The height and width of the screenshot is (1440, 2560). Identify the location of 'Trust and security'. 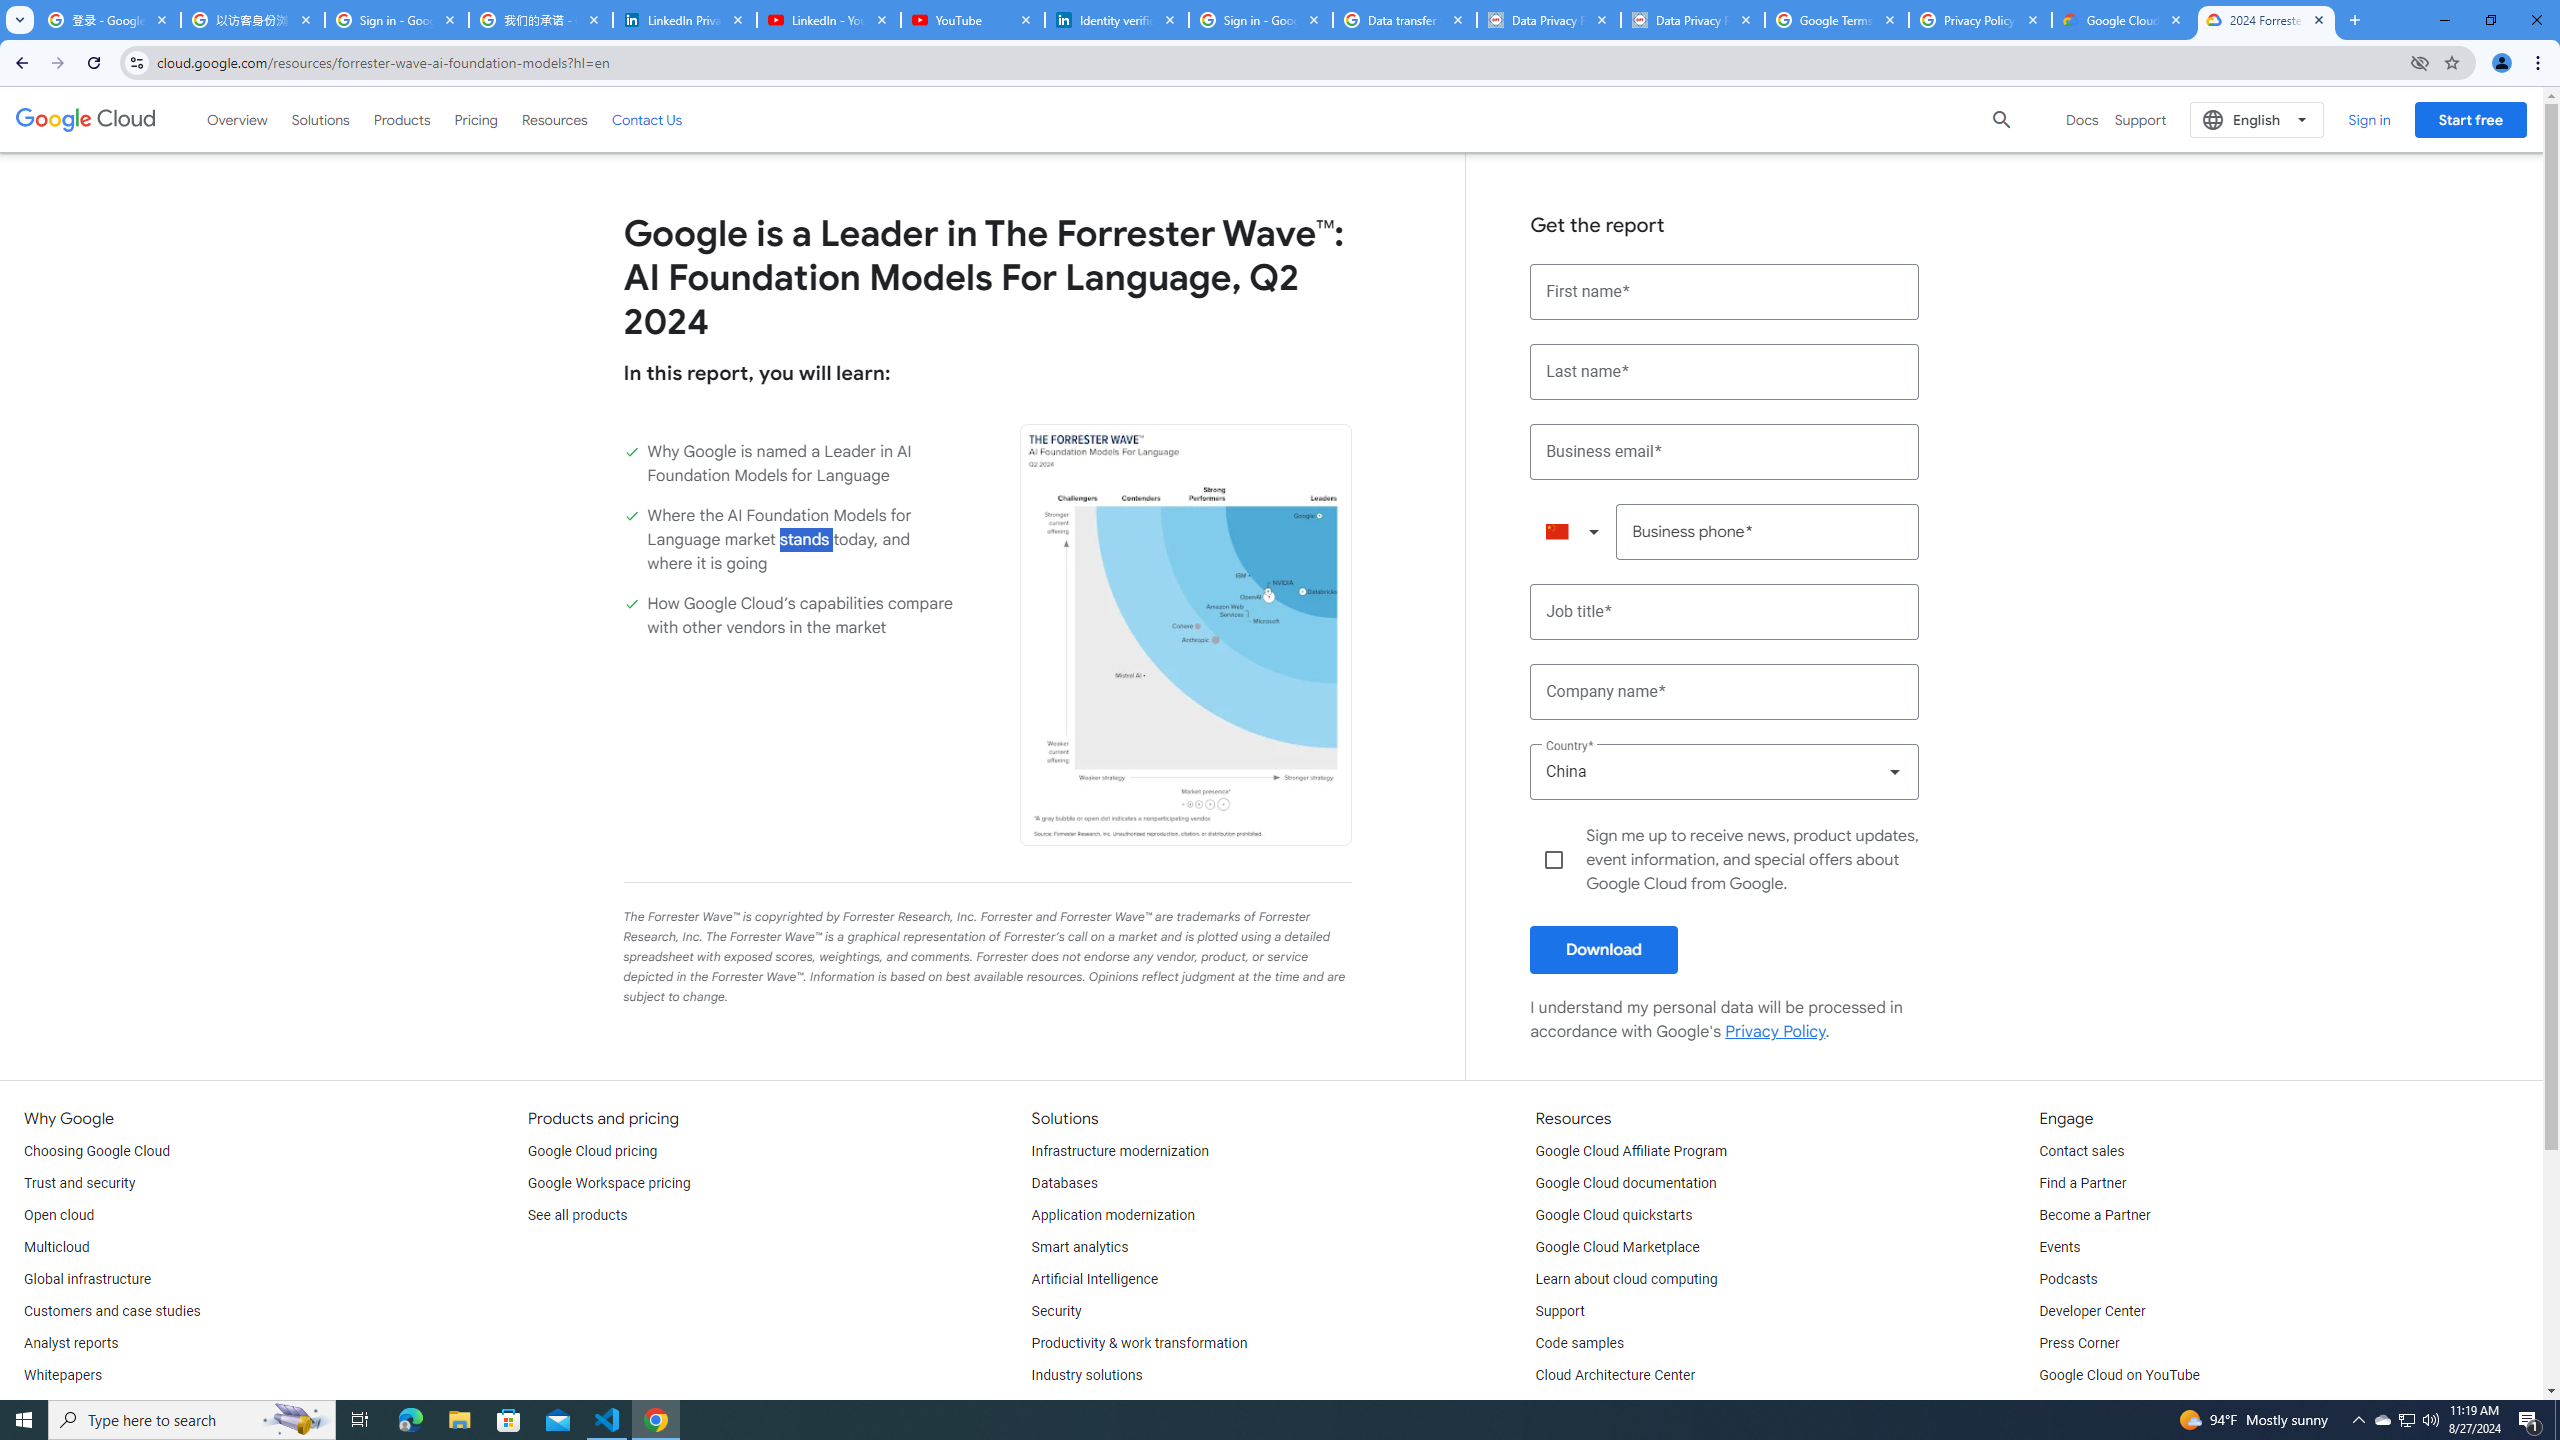
(78, 1183).